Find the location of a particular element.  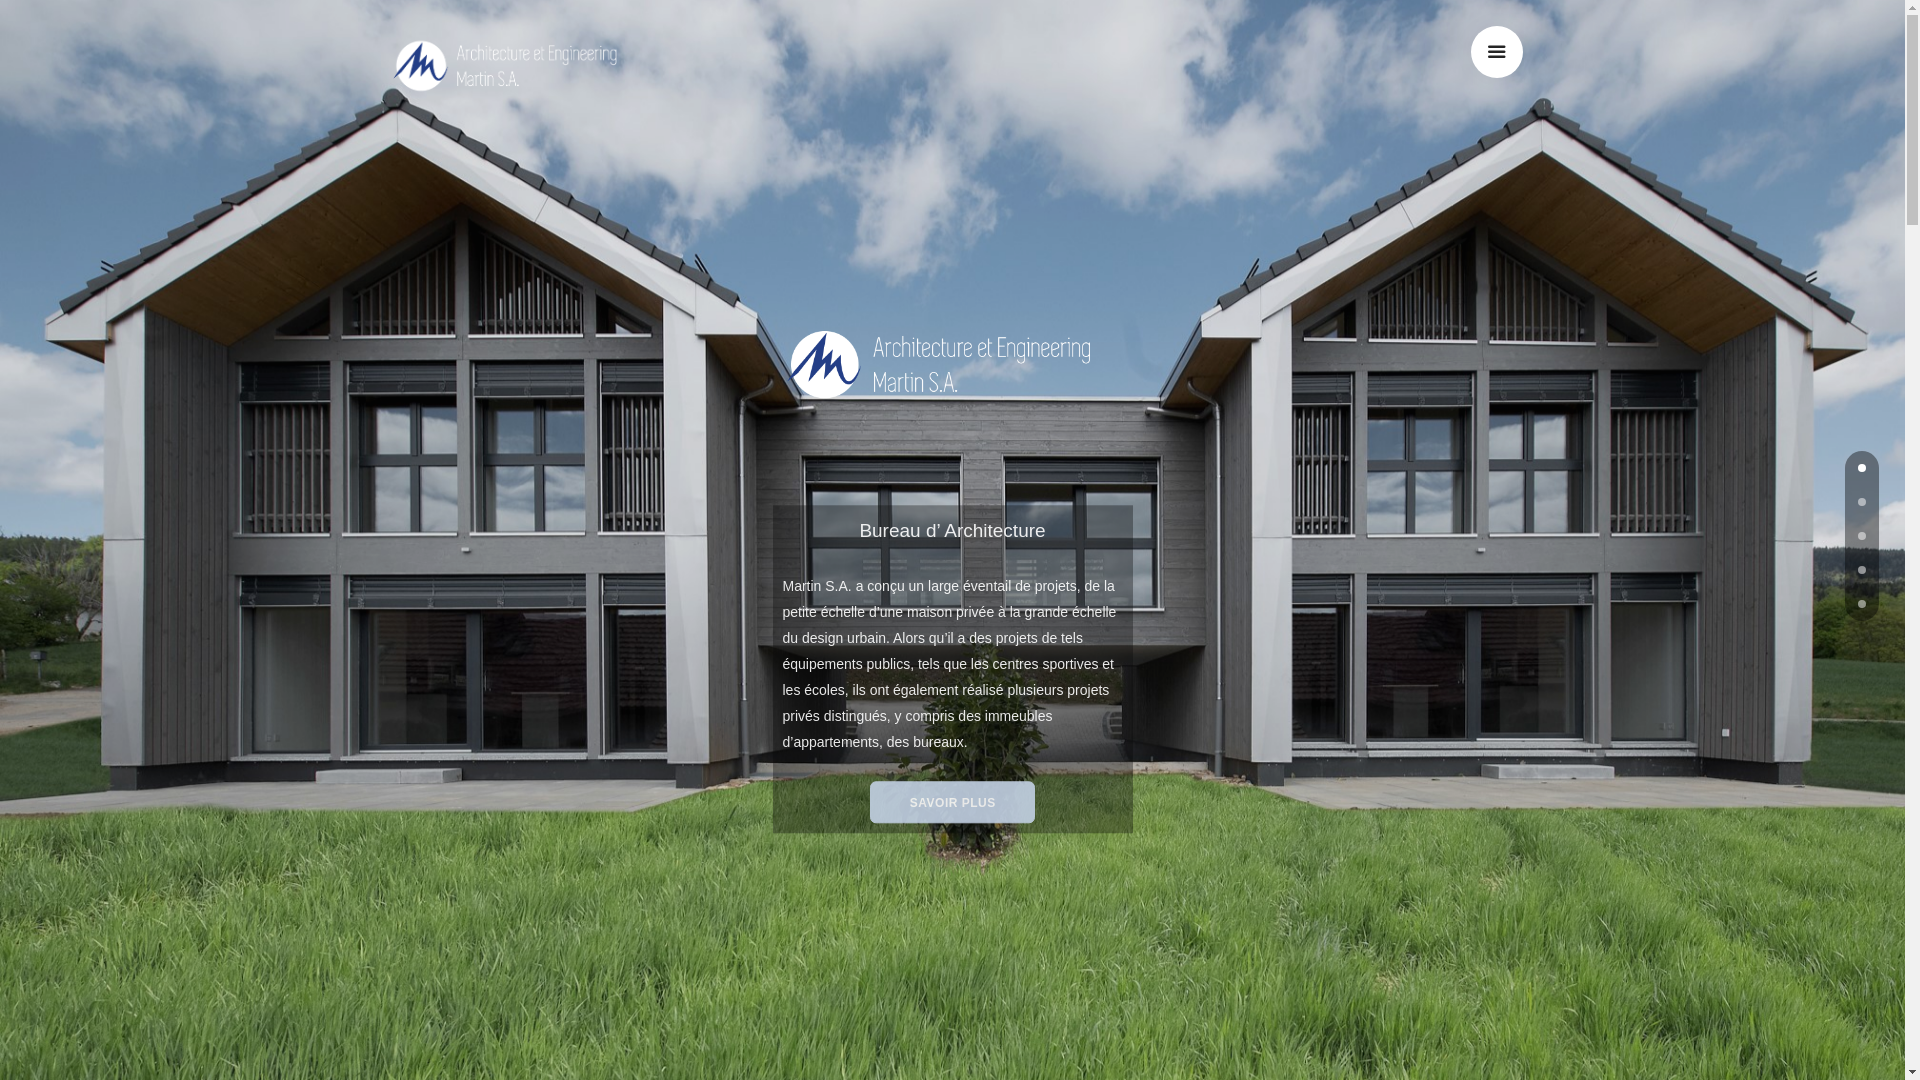

'SAVOIR PLUS' is located at coordinates (951, 801).